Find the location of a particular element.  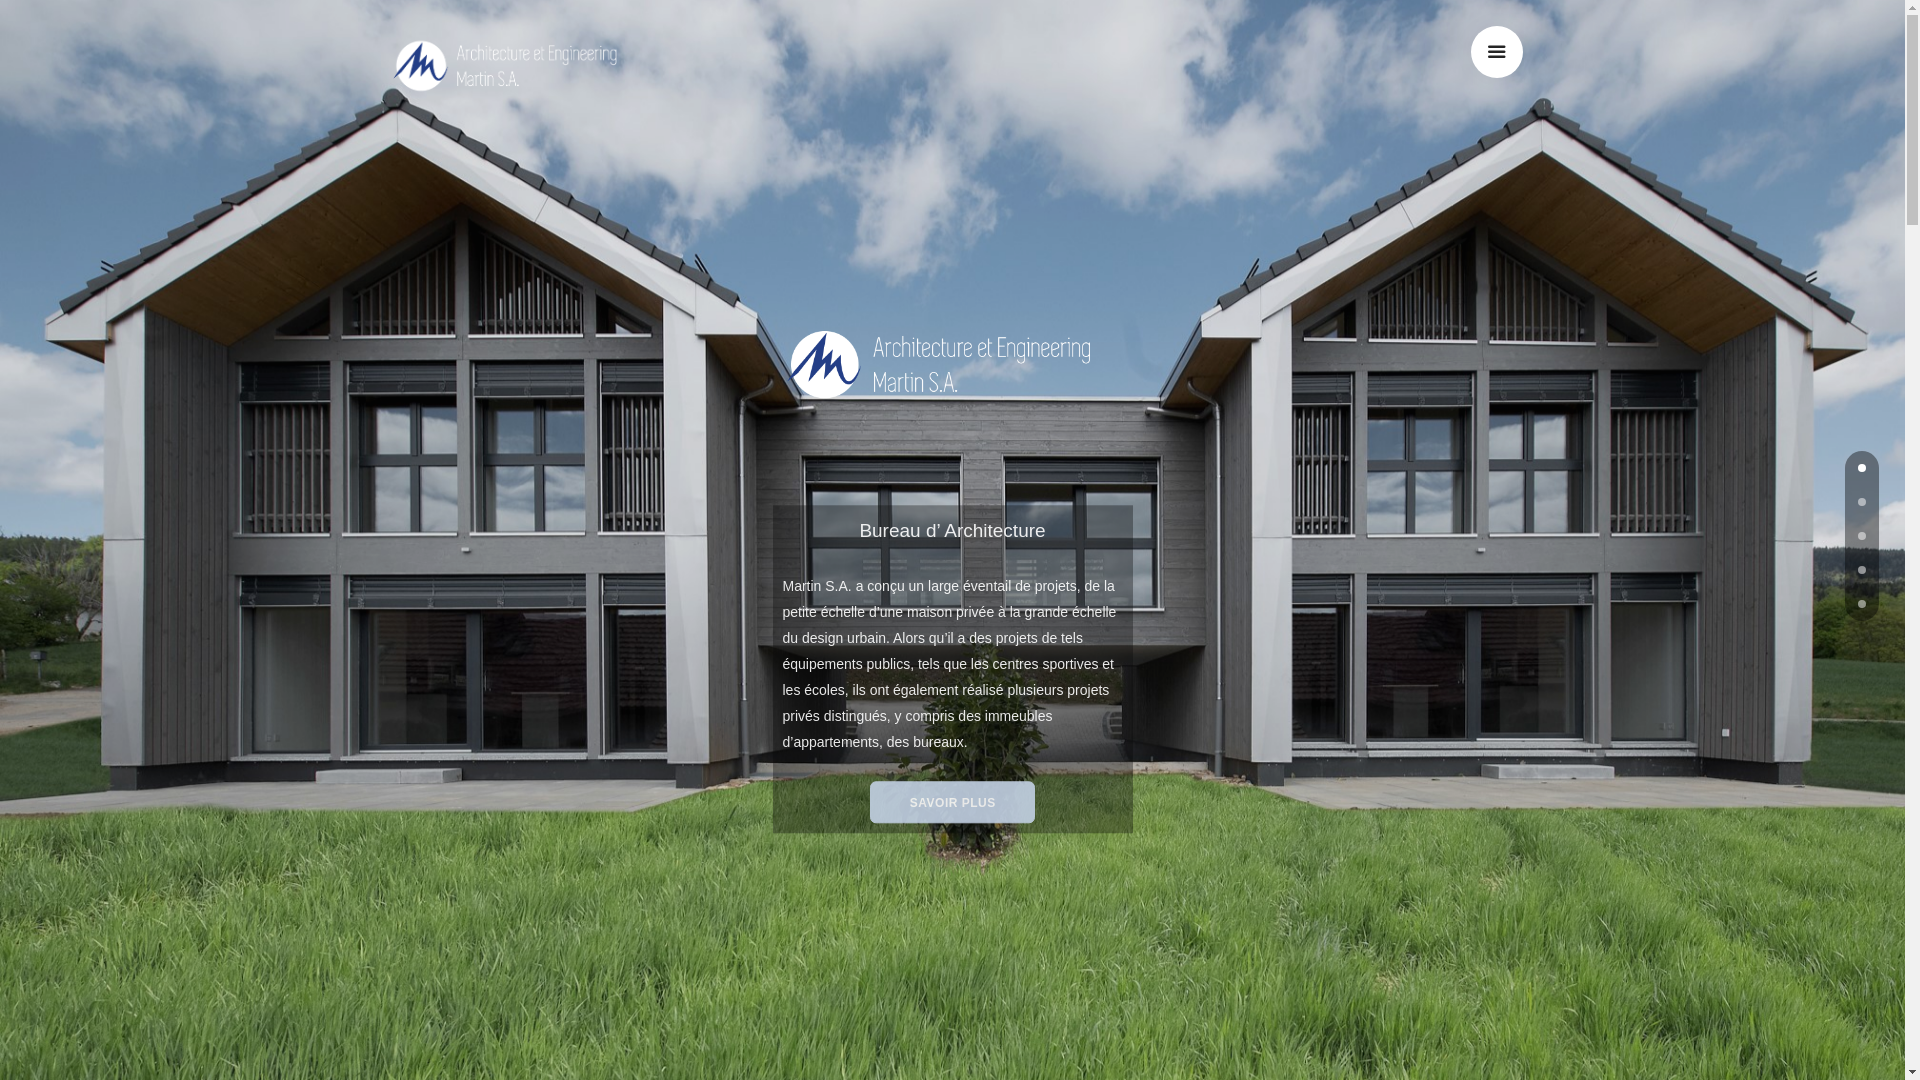

'SAVOIR PLUS' is located at coordinates (951, 801).